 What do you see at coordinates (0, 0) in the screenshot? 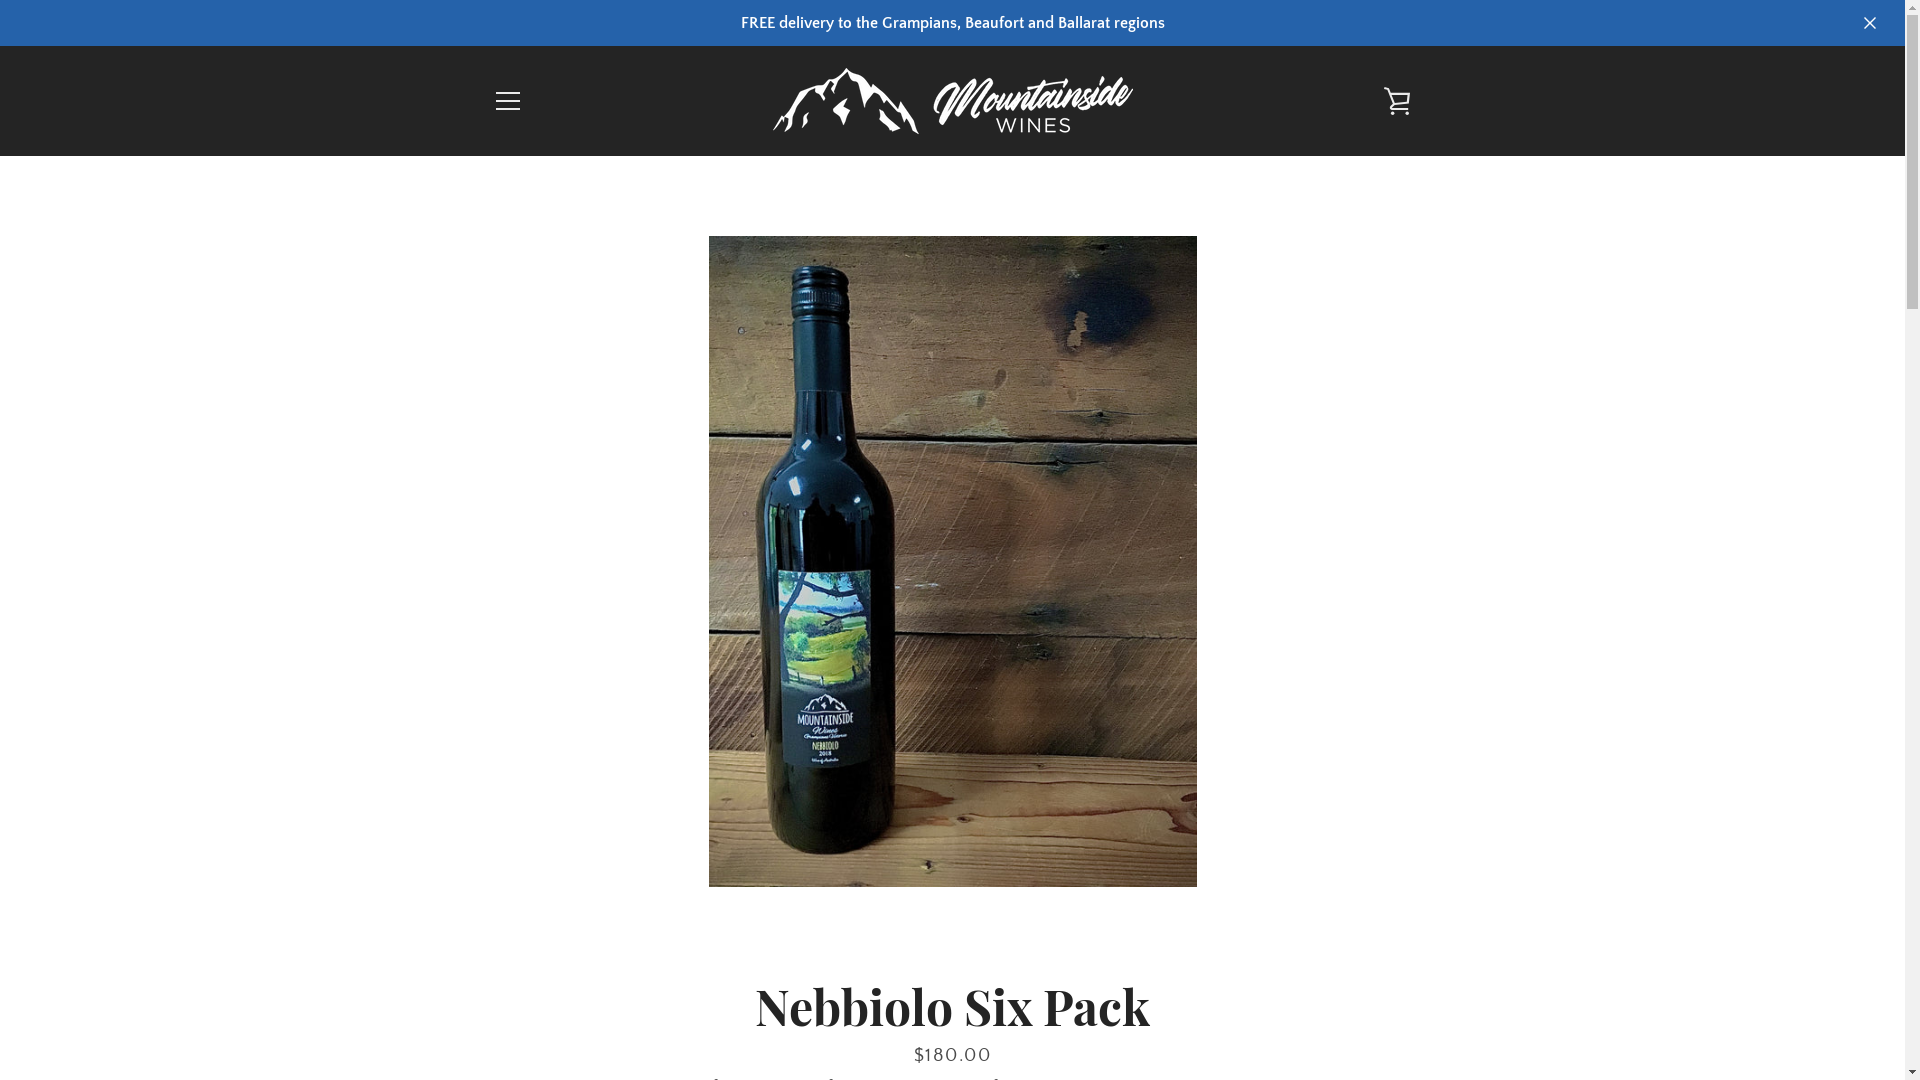
I see `'Skip to content'` at bounding box center [0, 0].